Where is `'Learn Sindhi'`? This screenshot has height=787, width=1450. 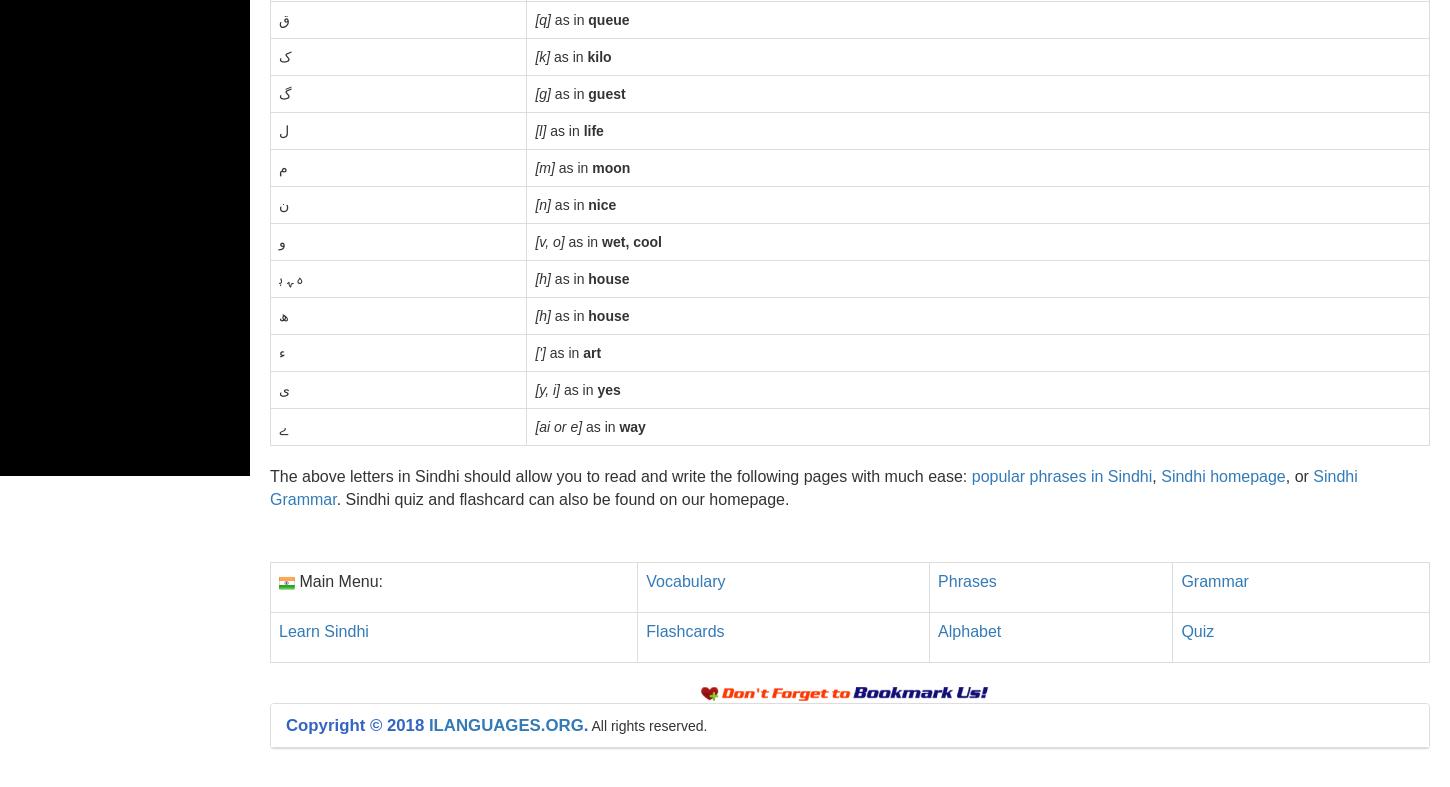
'Learn Sindhi' is located at coordinates (323, 629).